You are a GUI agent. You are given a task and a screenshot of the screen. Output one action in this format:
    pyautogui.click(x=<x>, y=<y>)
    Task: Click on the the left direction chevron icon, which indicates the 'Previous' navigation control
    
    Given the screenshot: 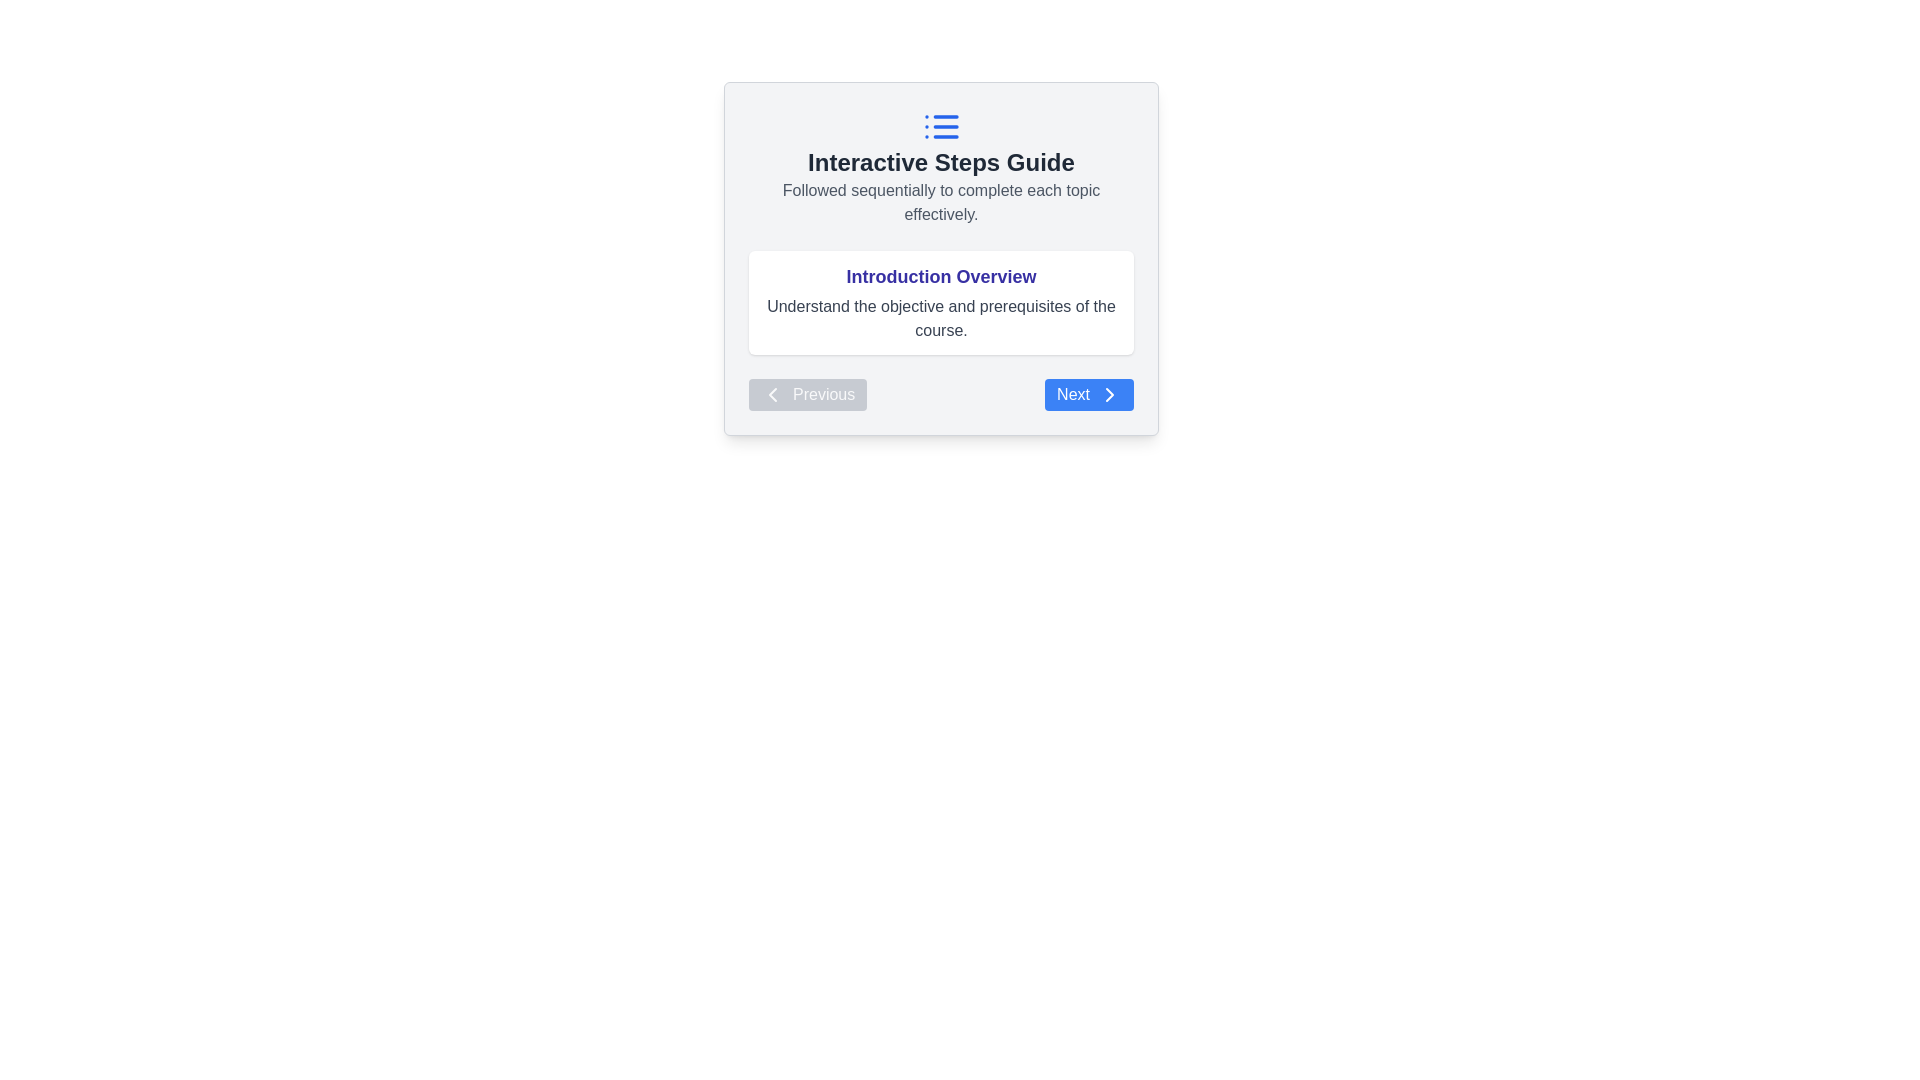 What is the action you would take?
    pyautogui.click(x=771, y=394)
    